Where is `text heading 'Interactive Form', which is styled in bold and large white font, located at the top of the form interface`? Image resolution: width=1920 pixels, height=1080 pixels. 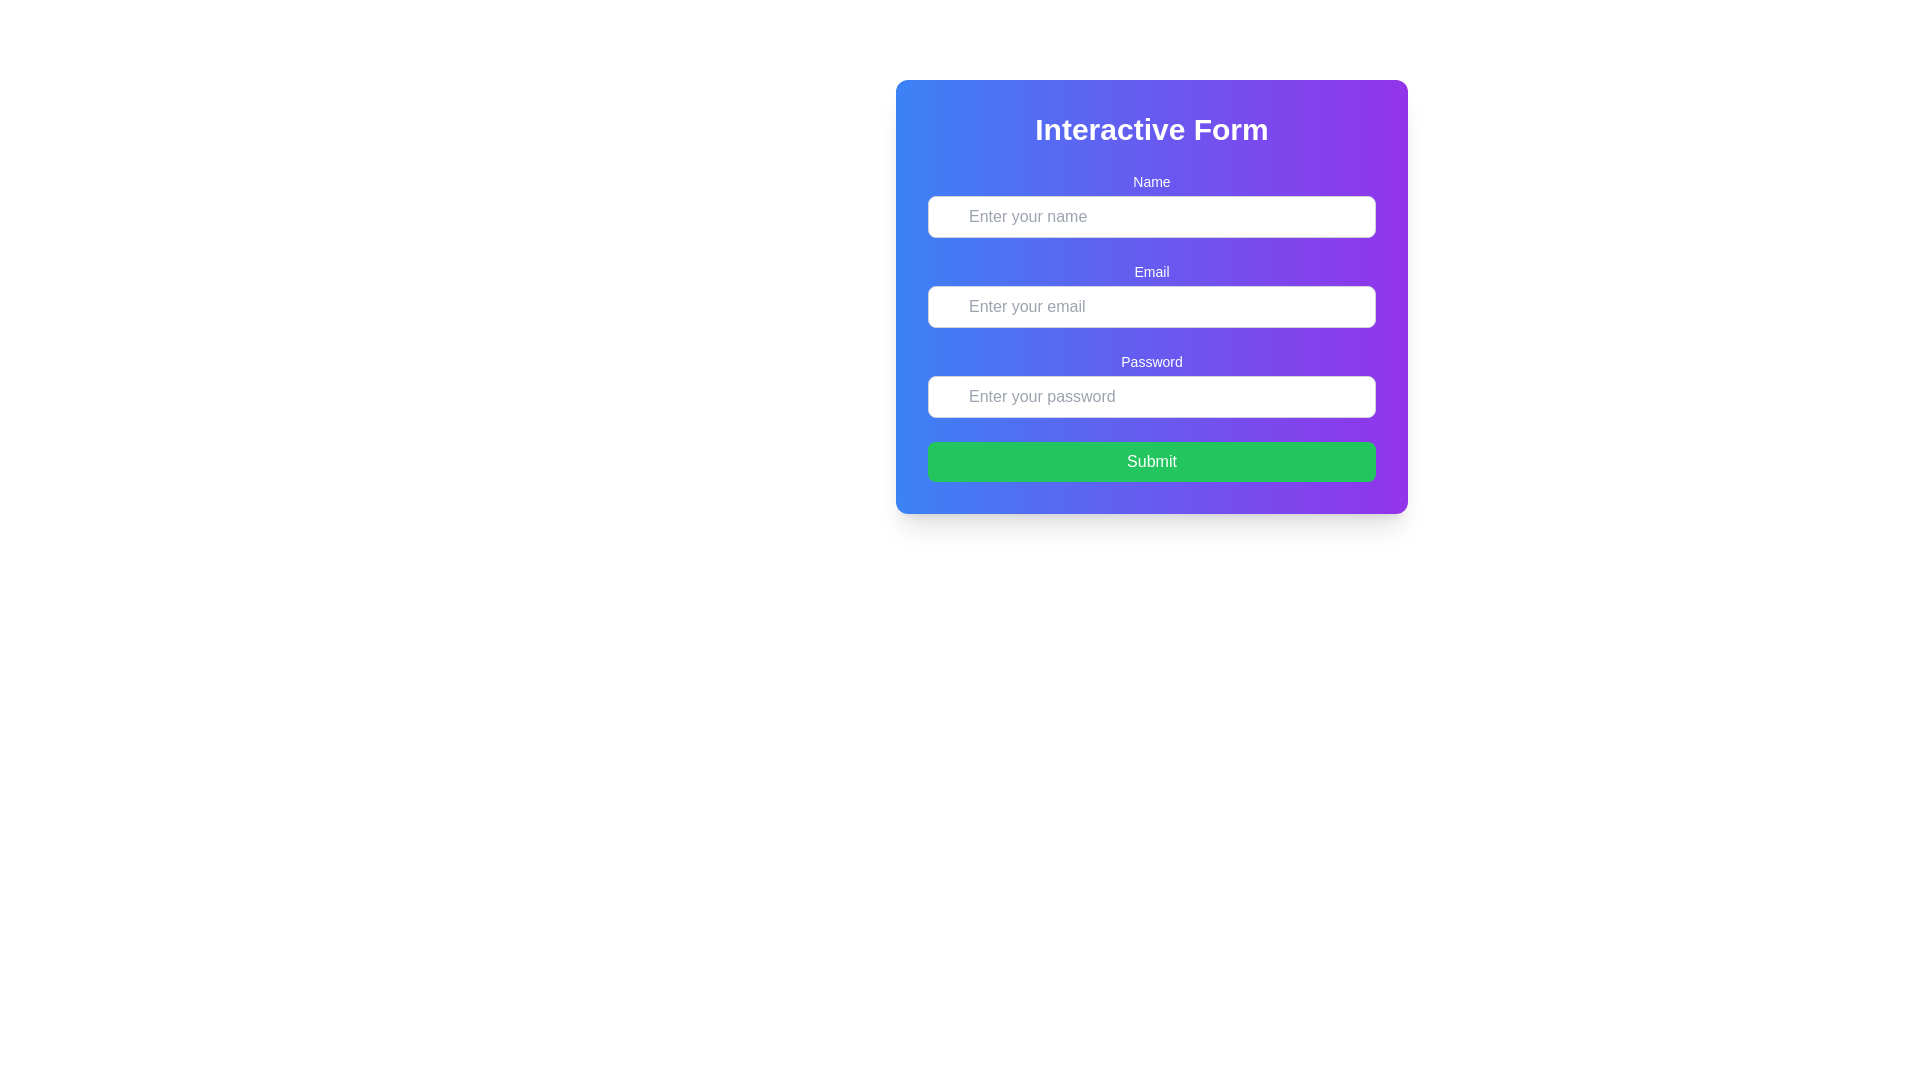 text heading 'Interactive Form', which is styled in bold and large white font, located at the top of the form interface is located at coordinates (1152, 130).